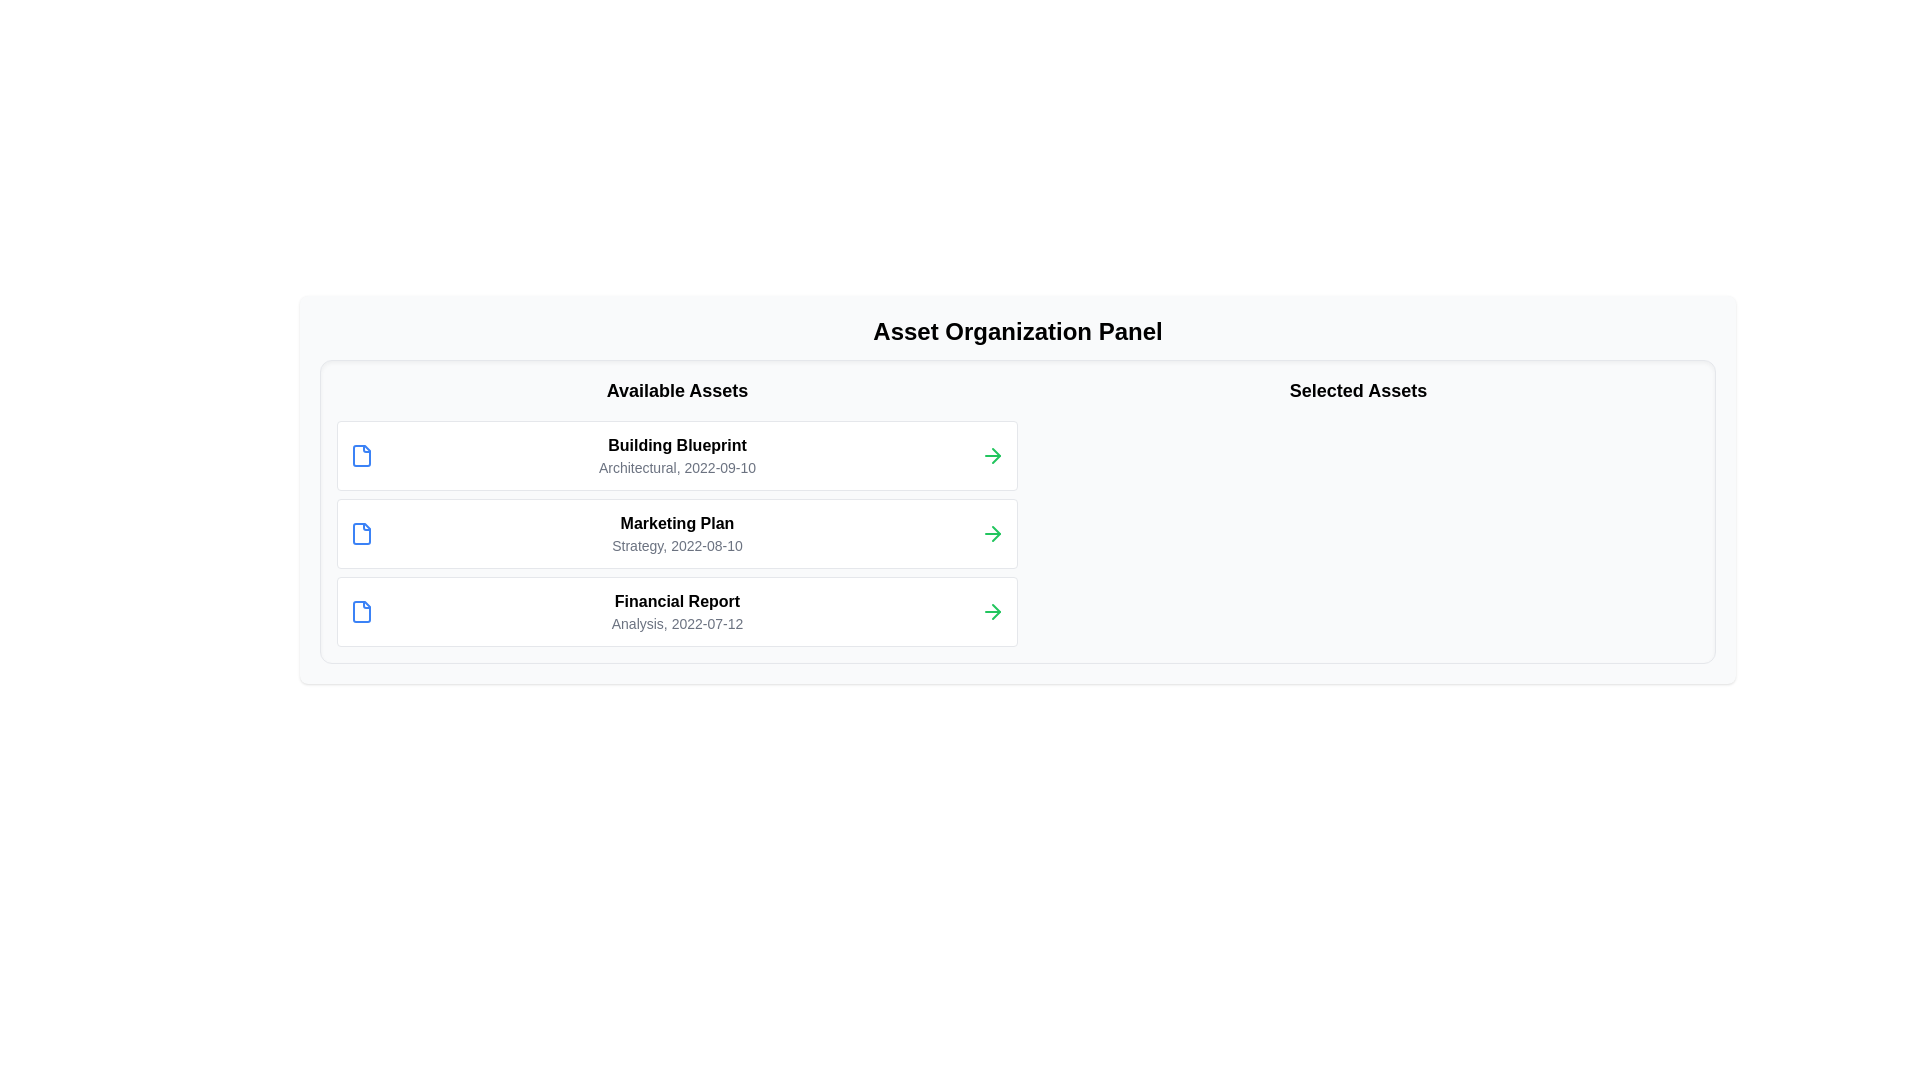  What do you see at coordinates (677, 532) in the screenshot?
I see `the second list item card labeled 'Marketing Plan'` at bounding box center [677, 532].